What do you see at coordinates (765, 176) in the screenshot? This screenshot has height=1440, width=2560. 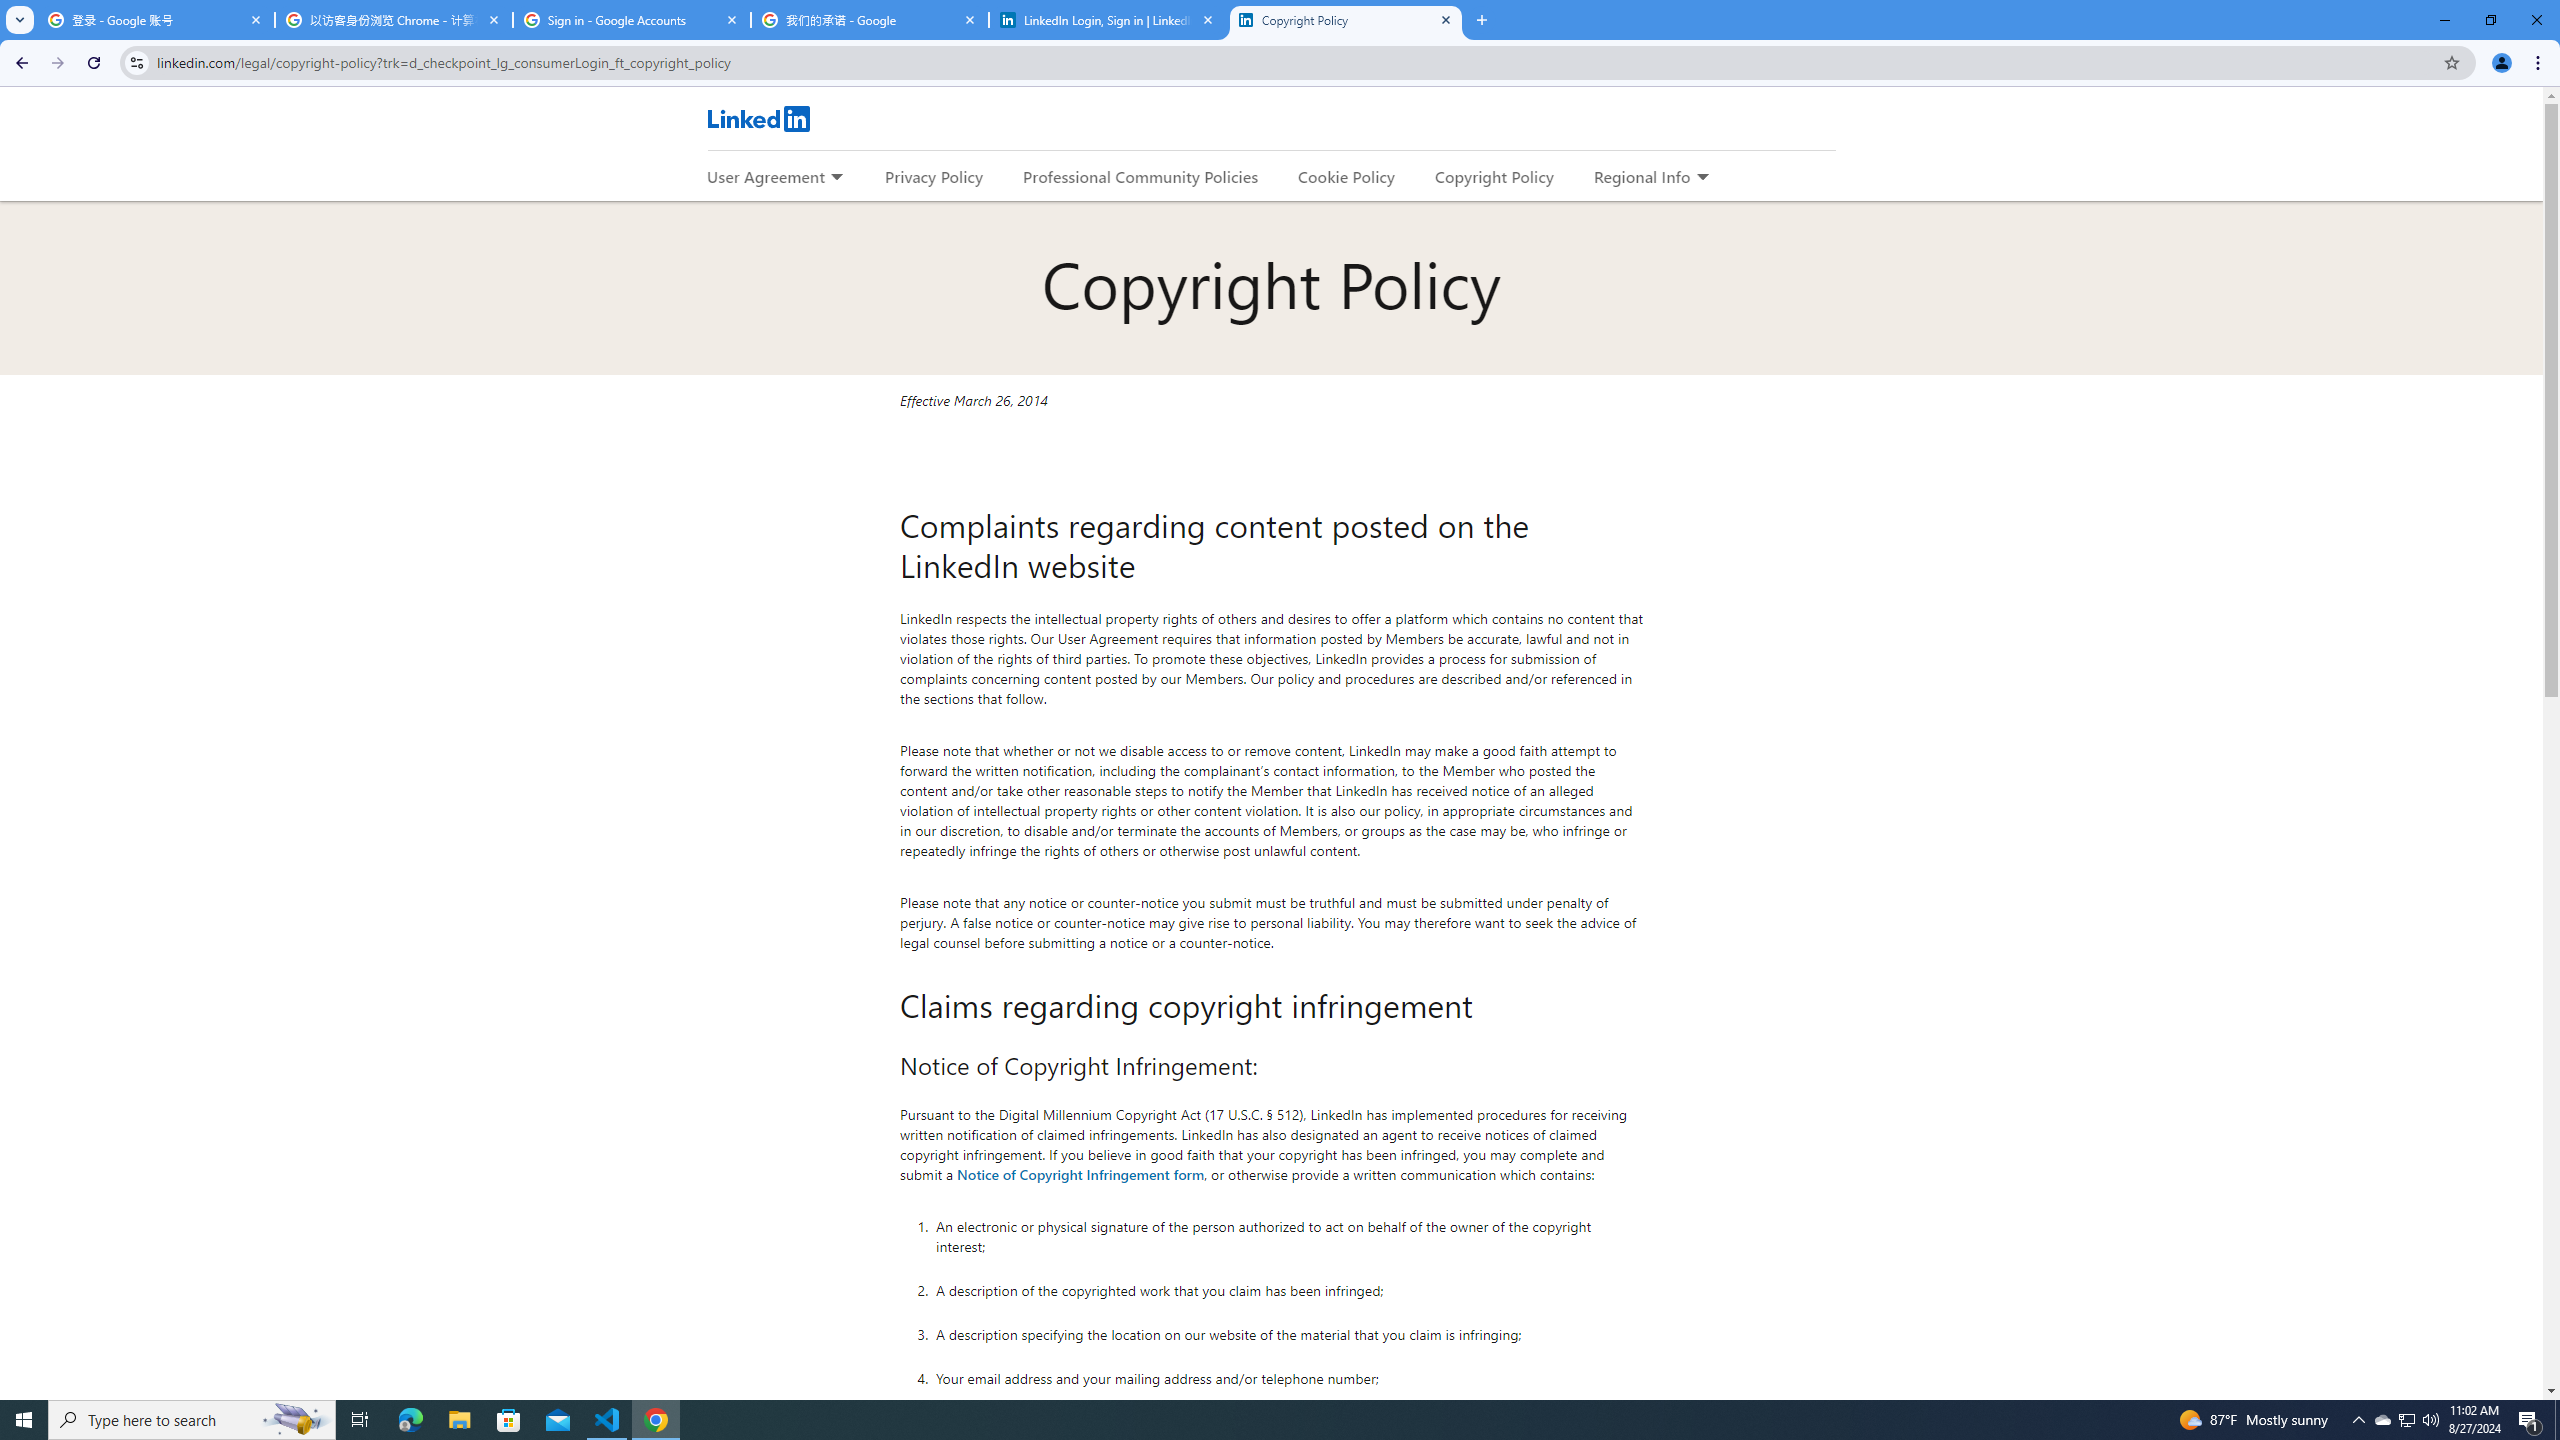 I see `'User Agreement'` at bounding box center [765, 176].